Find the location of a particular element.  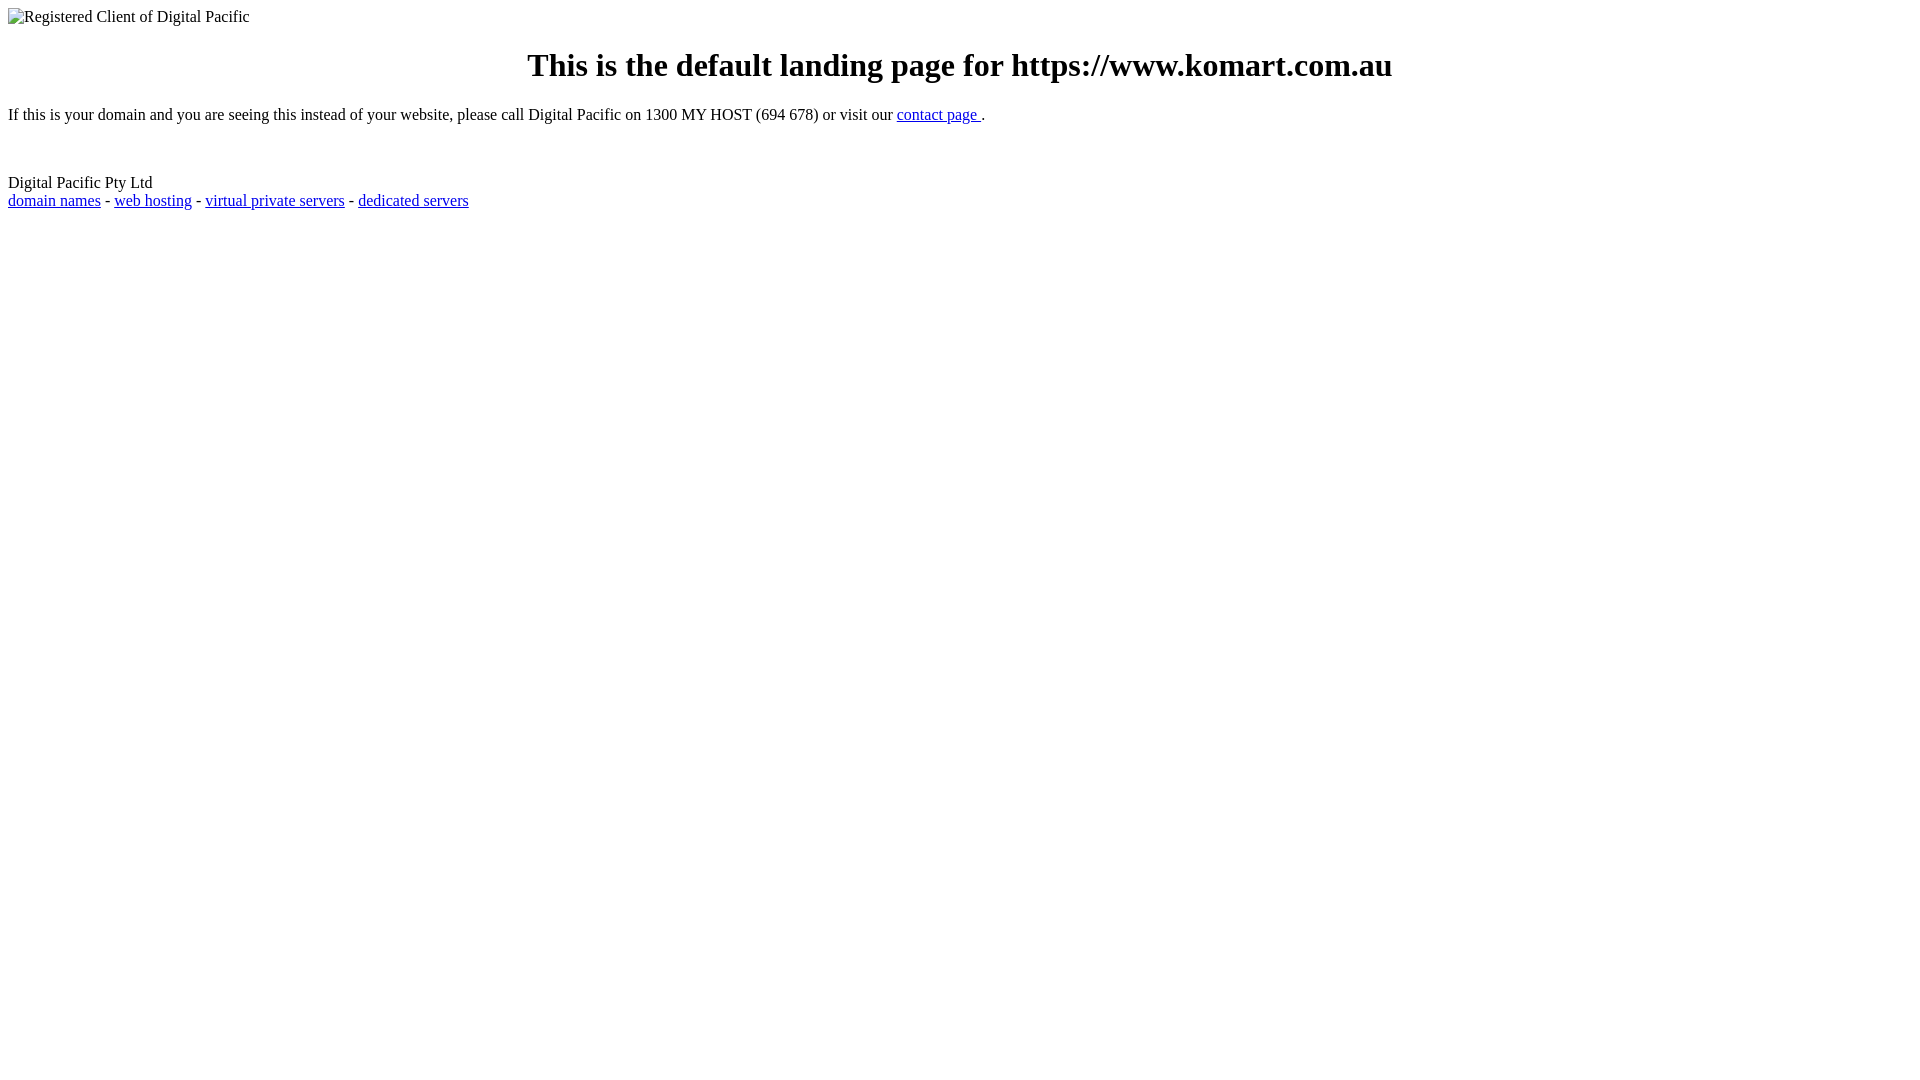

'virtual private servers' is located at coordinates (273, 200).